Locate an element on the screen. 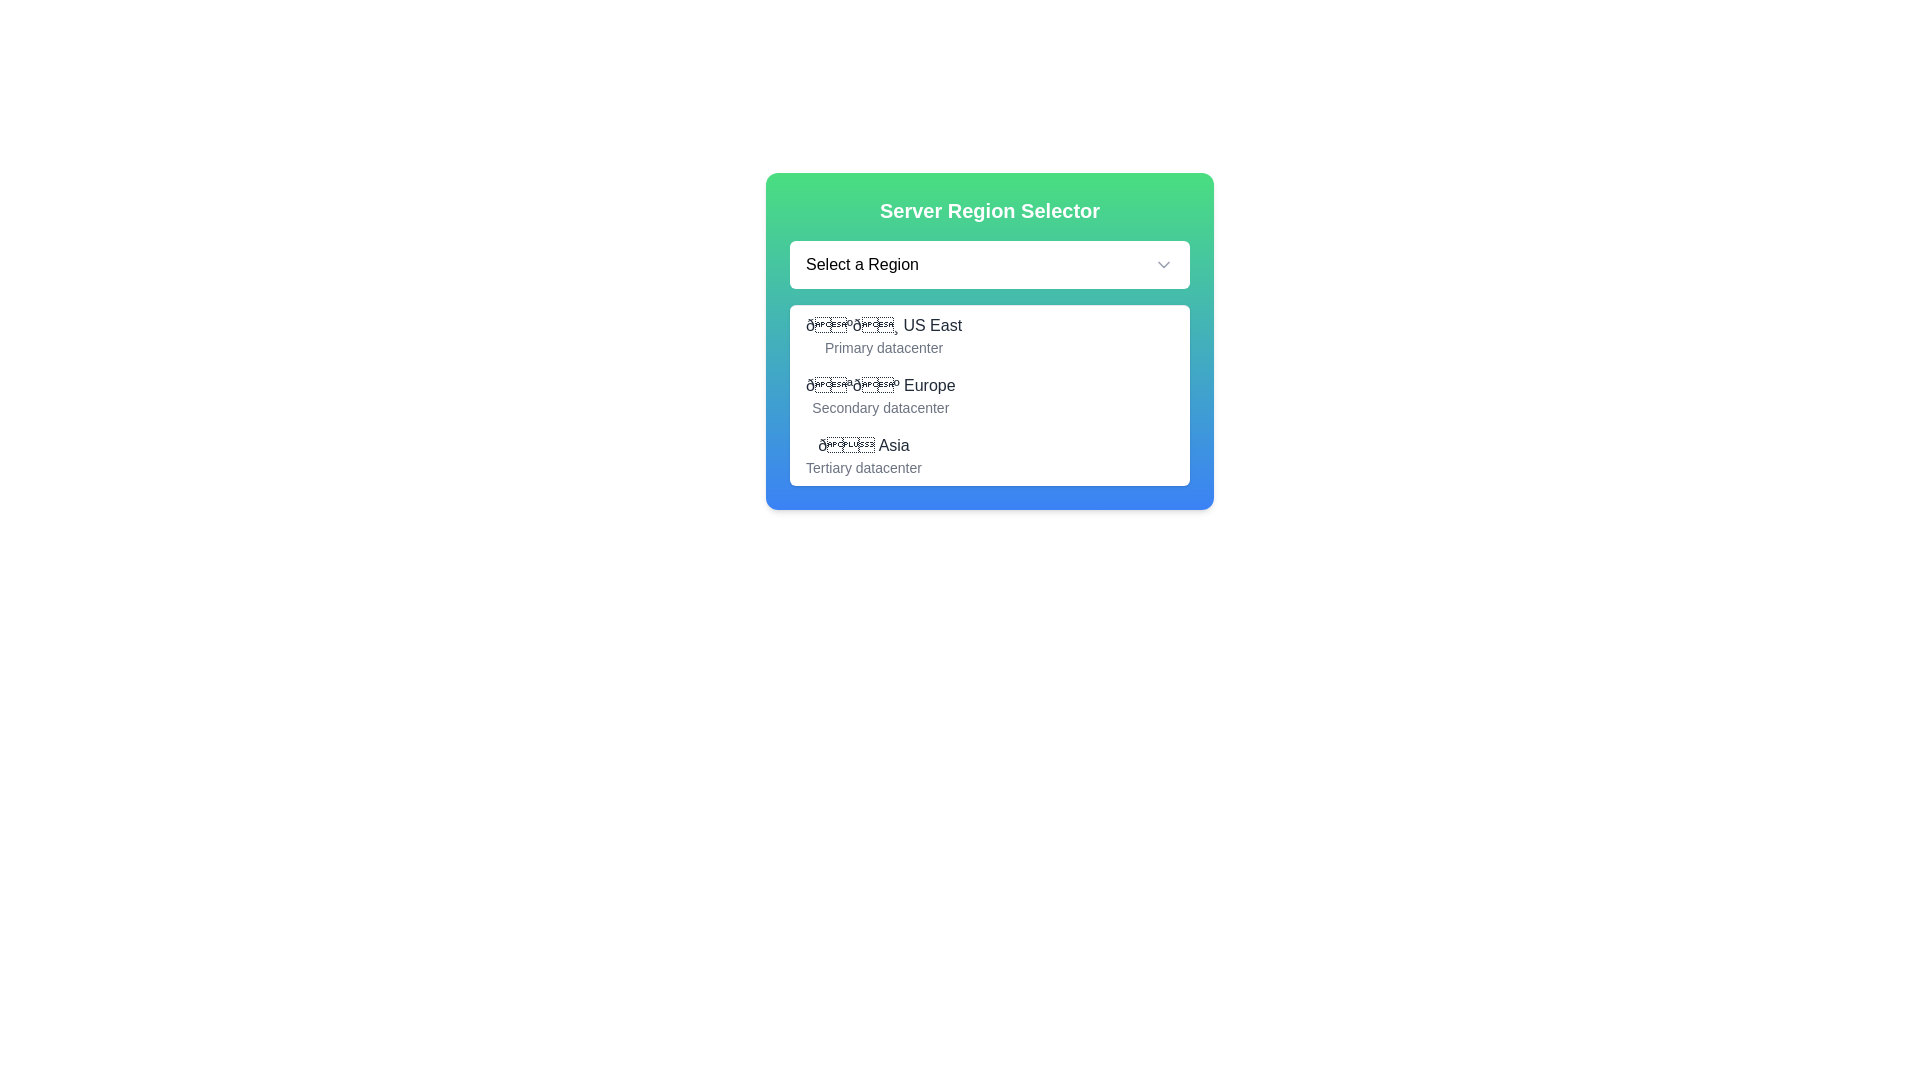  on the first selectable text element in the dropdown labeled 'Select a Region', which shows the US flag and the text 'US East' is located at coordinates (882, 334).